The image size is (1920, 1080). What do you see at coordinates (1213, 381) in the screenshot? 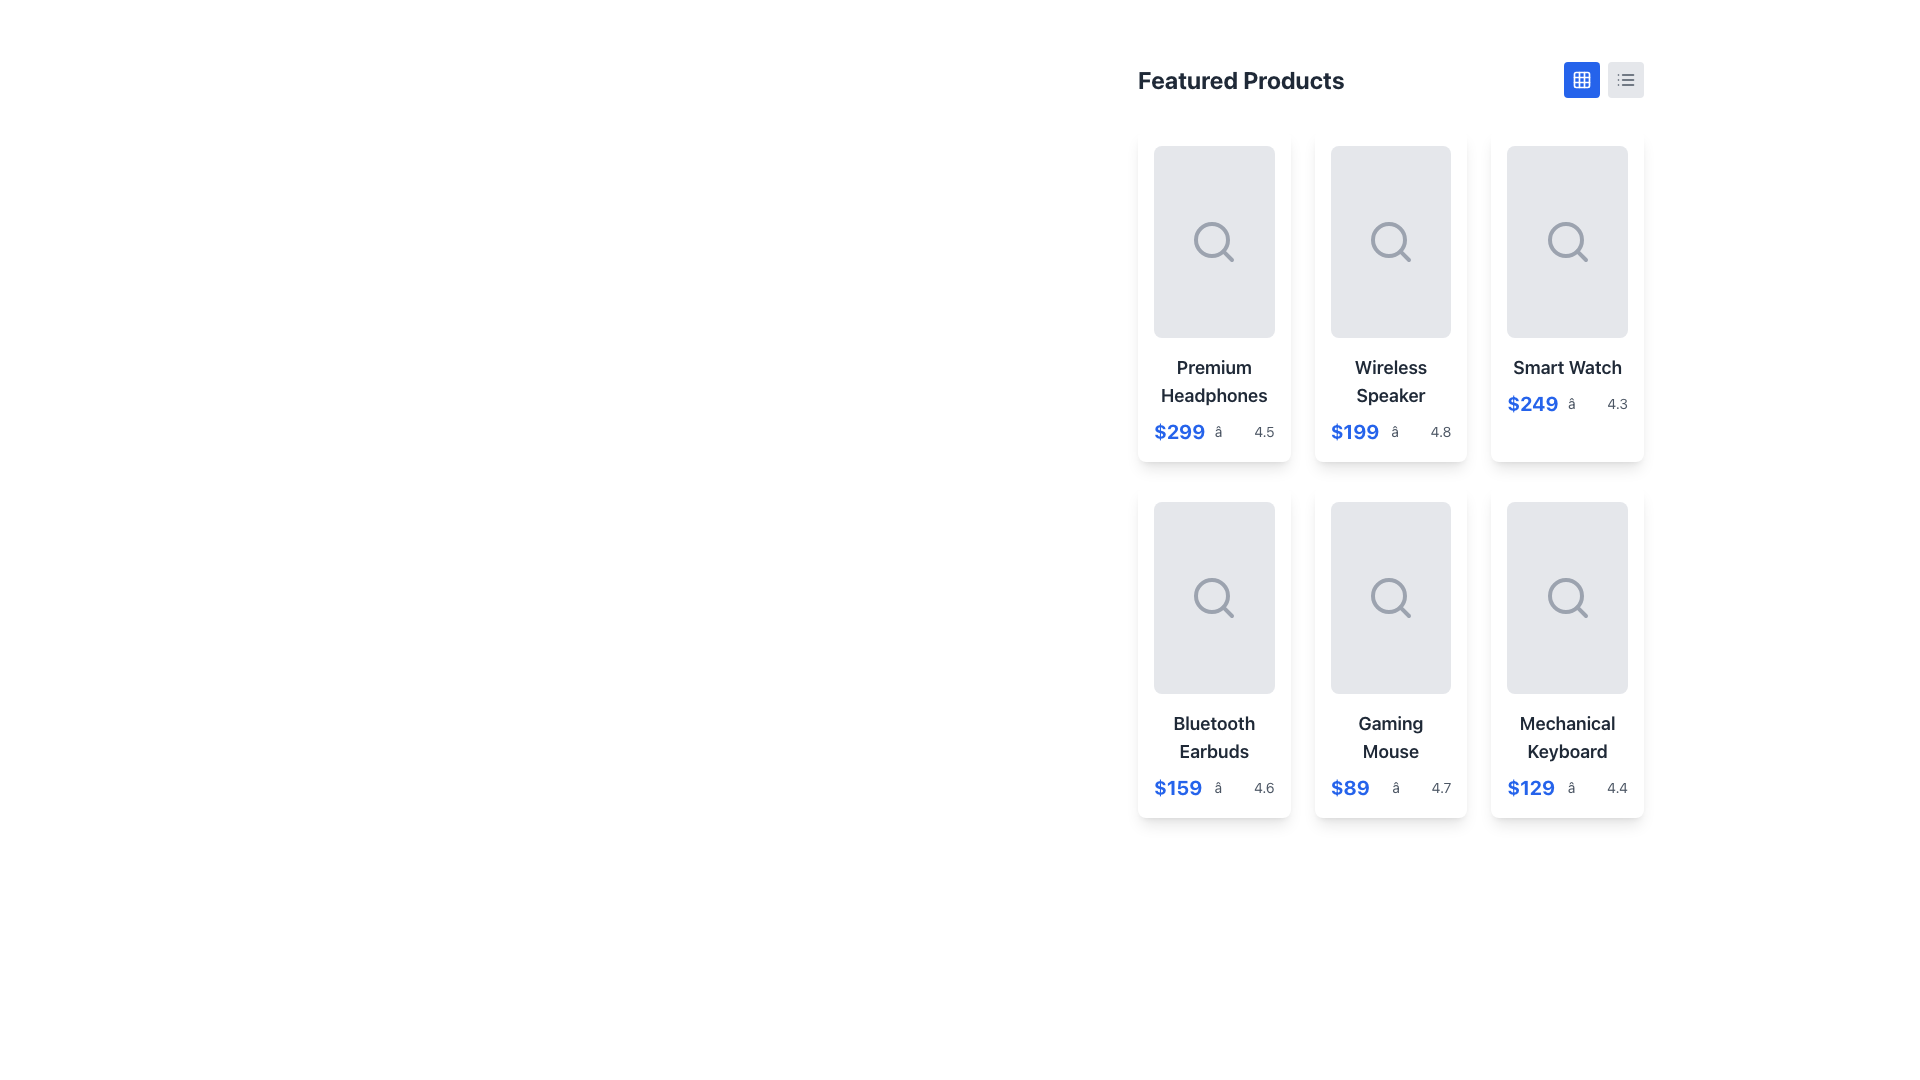
I see `text label 'Premium Headphones' located in the top-left product card of the 'Featured Products' section, styled in bold dark gray on a light background` at bounding box center [1213, 381].